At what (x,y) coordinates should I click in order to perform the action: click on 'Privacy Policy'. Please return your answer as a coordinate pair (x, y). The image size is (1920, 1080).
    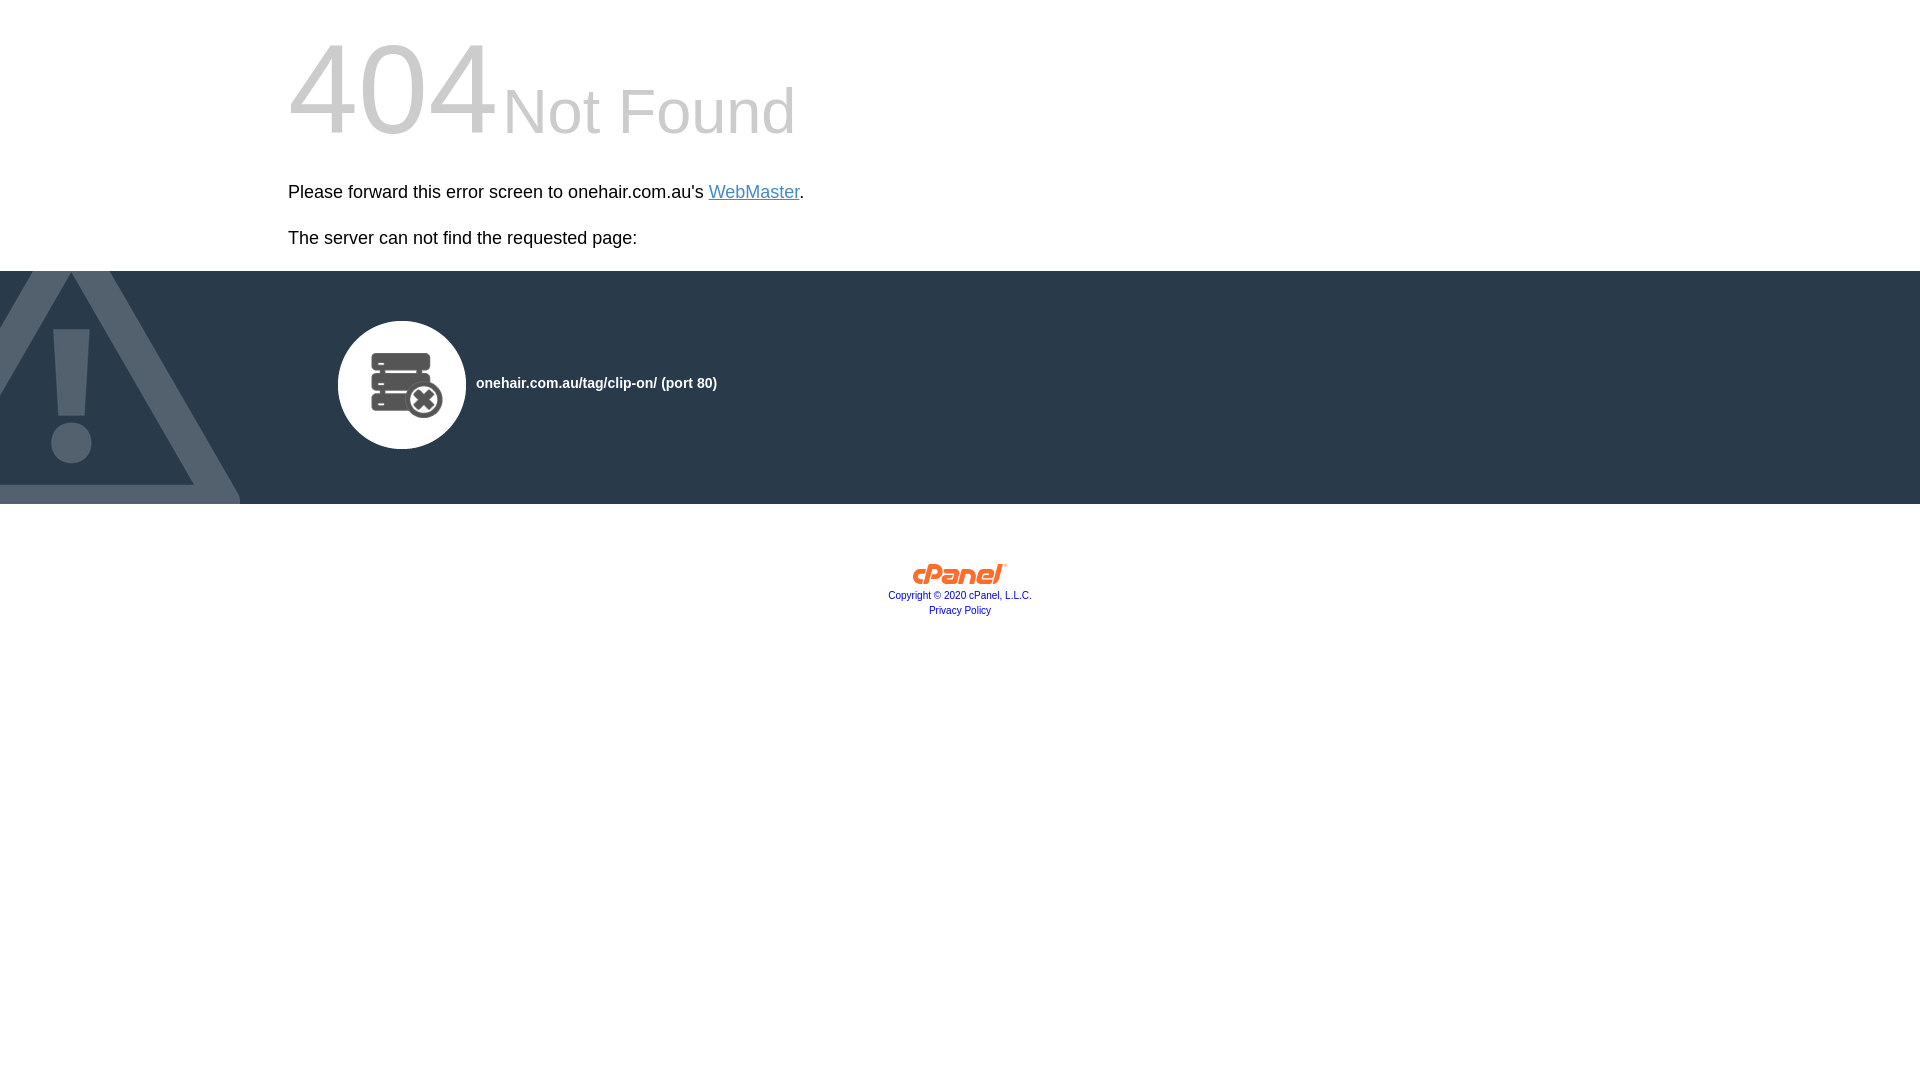
    Looking at the image, I should click on (960, 609).